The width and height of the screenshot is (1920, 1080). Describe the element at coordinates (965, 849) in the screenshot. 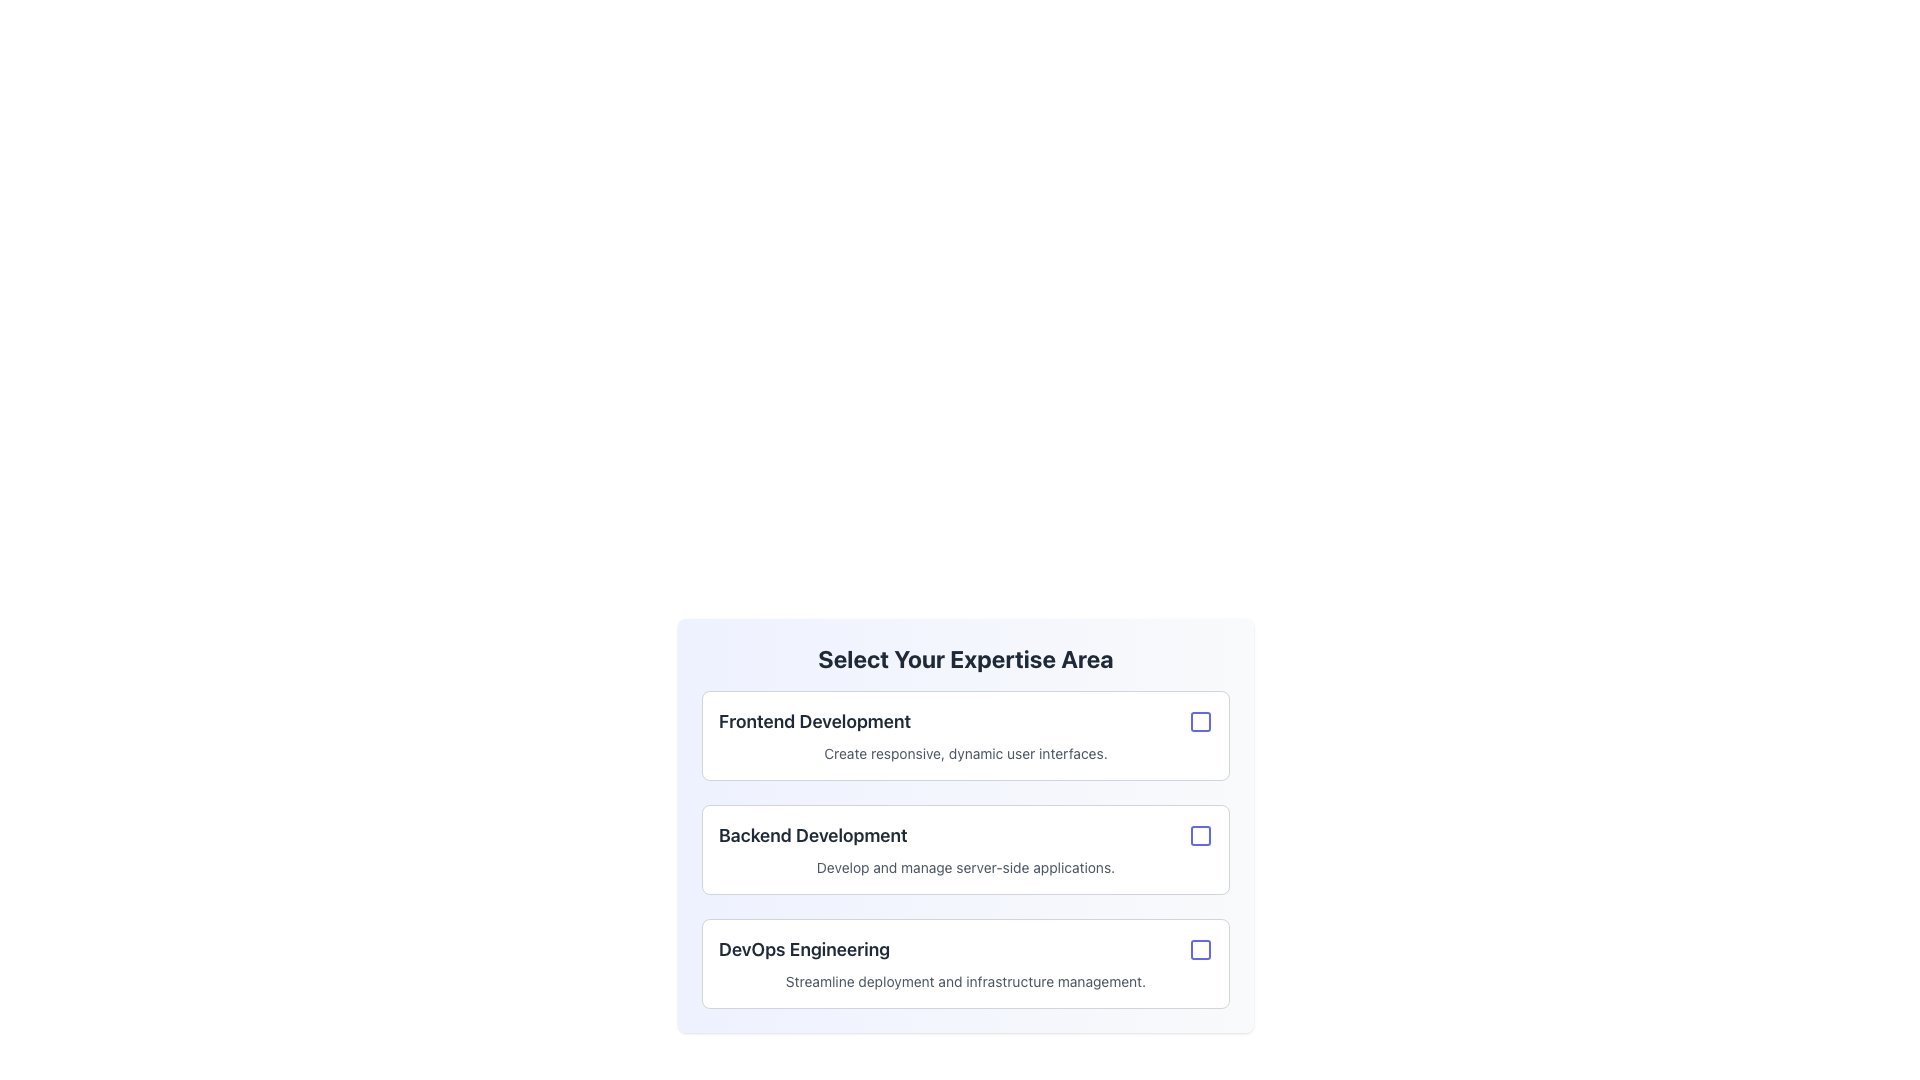

I see `the checkbox next to the 'Backend Development' option` at that location.